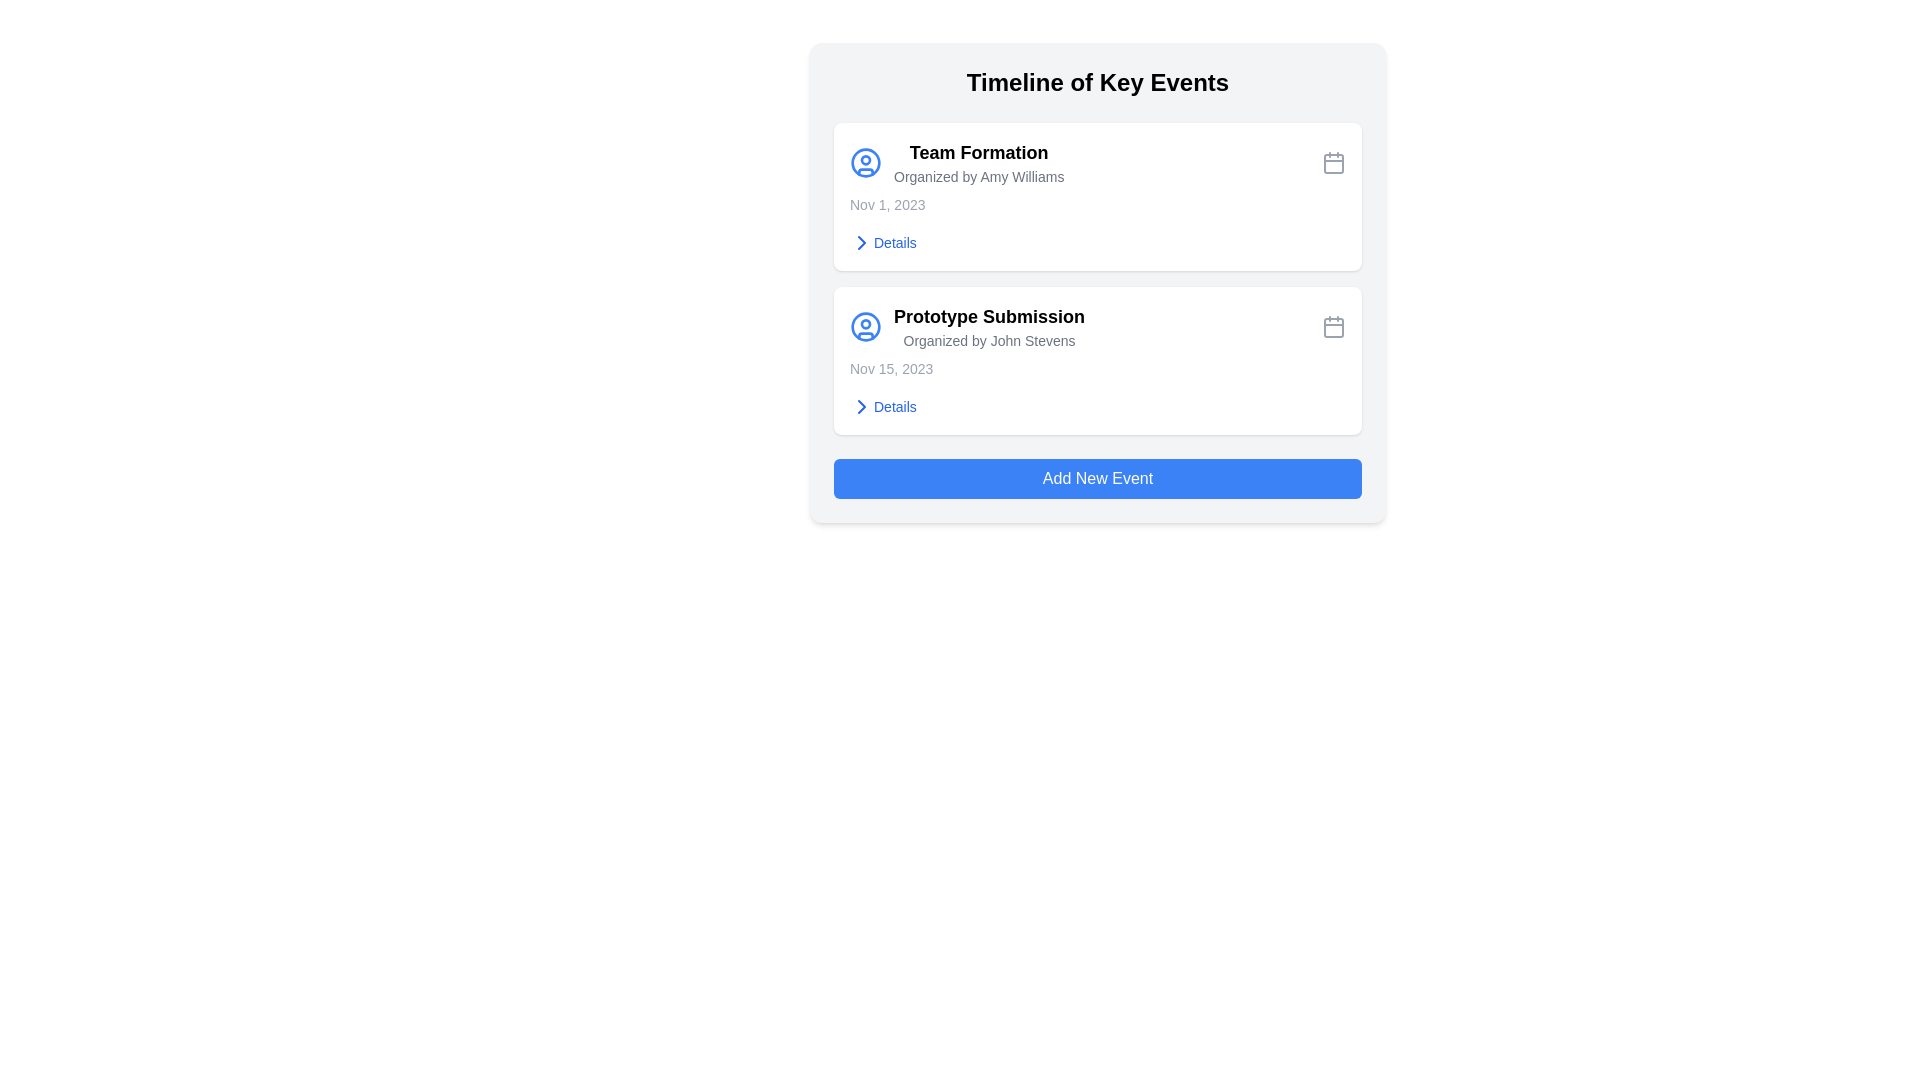 The width and height of the screenshot is (1920, 1080). What do you see at coordinates (967, 326) in the screenshot?
I see `the 'Prototype Submission' event information element located in the second box of the vertically arranged timeline component` at bounding box center [967, 326].